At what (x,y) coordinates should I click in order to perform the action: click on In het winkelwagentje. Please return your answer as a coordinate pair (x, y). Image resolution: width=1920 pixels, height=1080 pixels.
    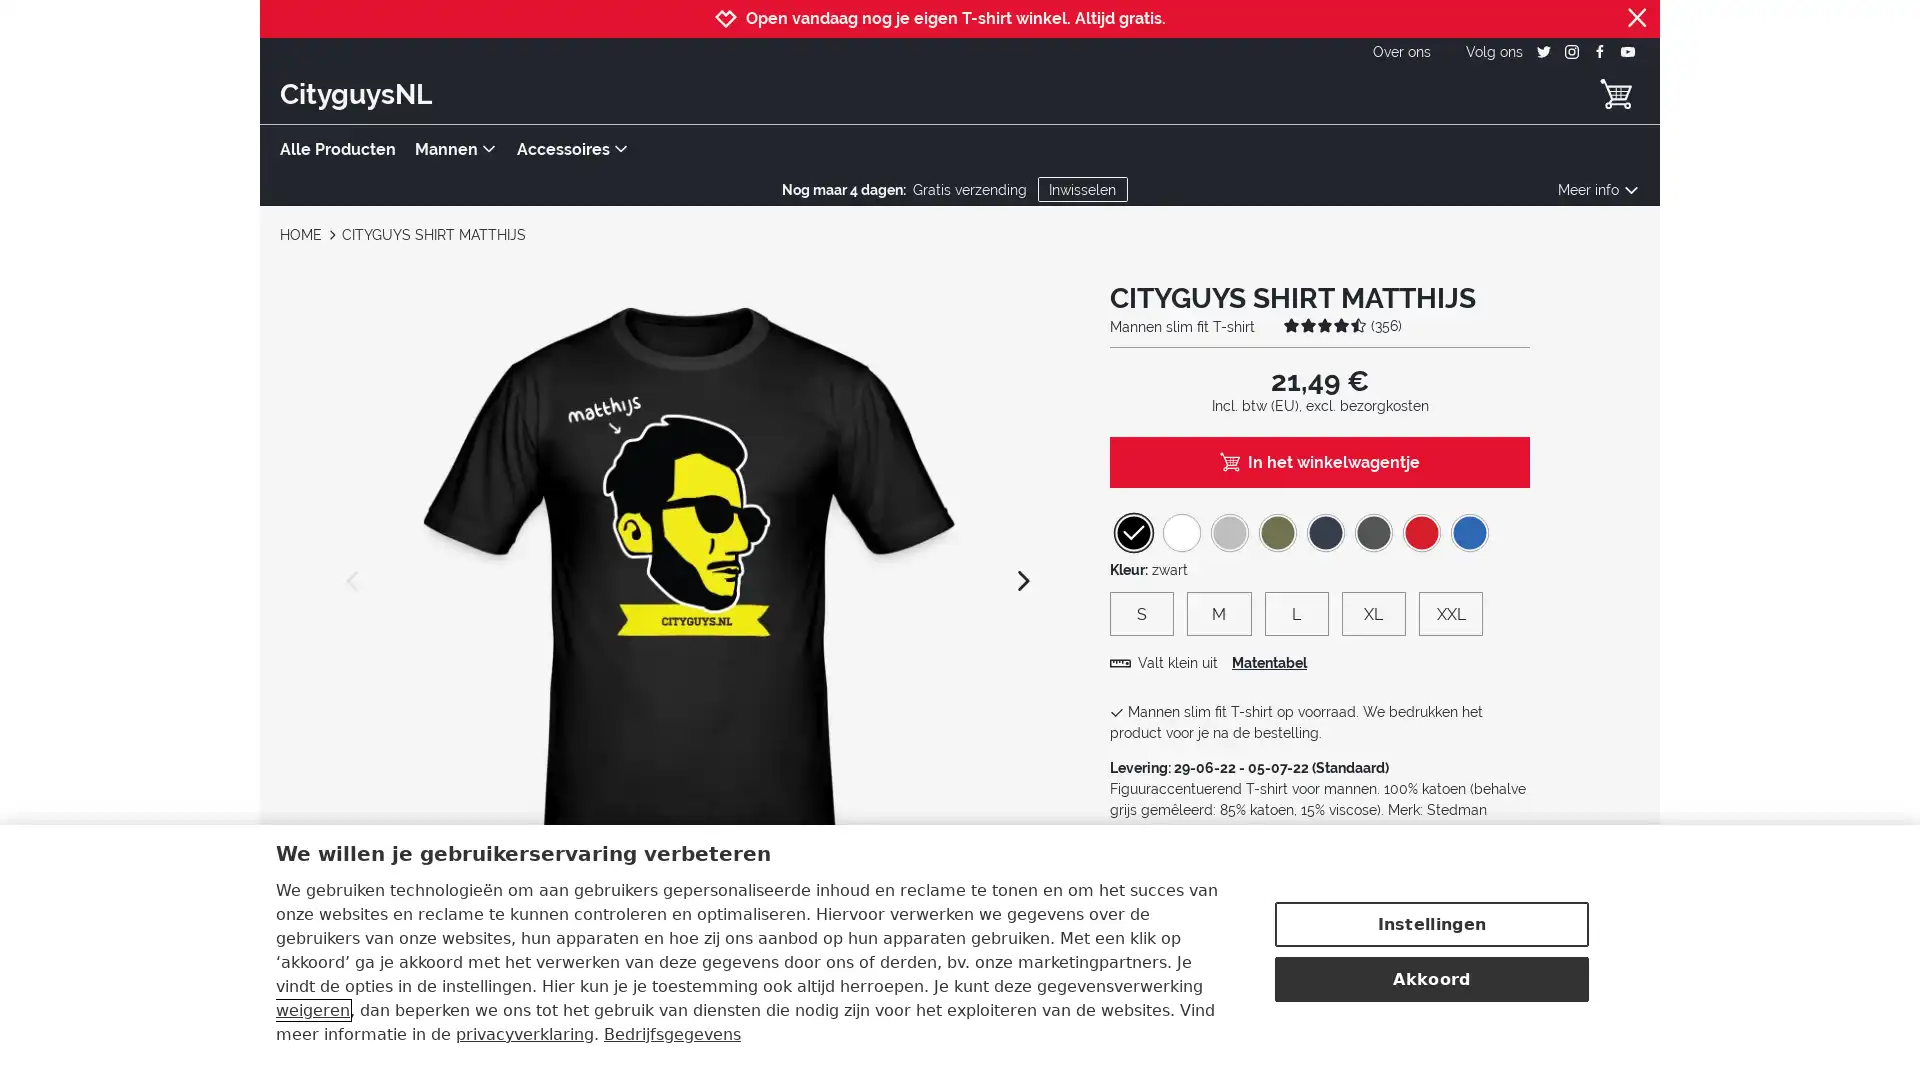
    Looking at the image, I should click on (1320, 461).